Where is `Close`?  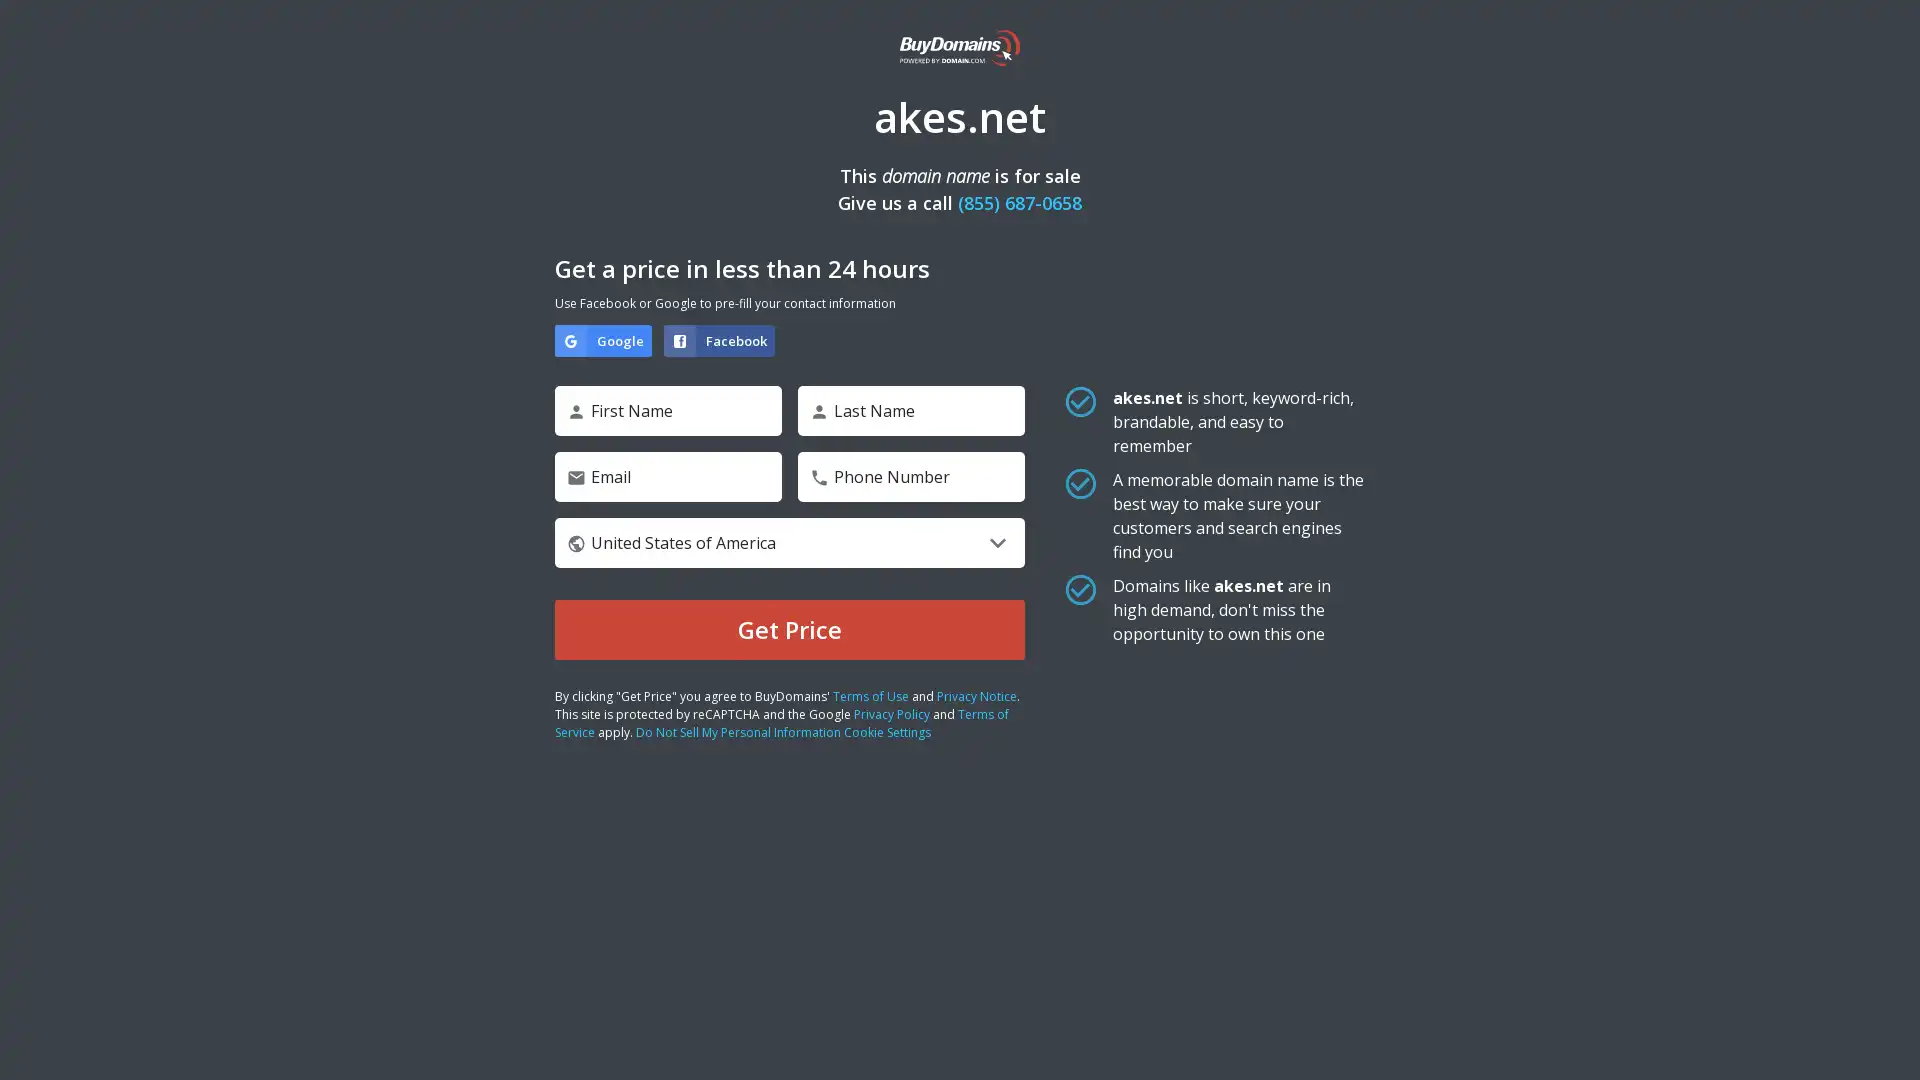
Close is located at coordinates (365, 749).